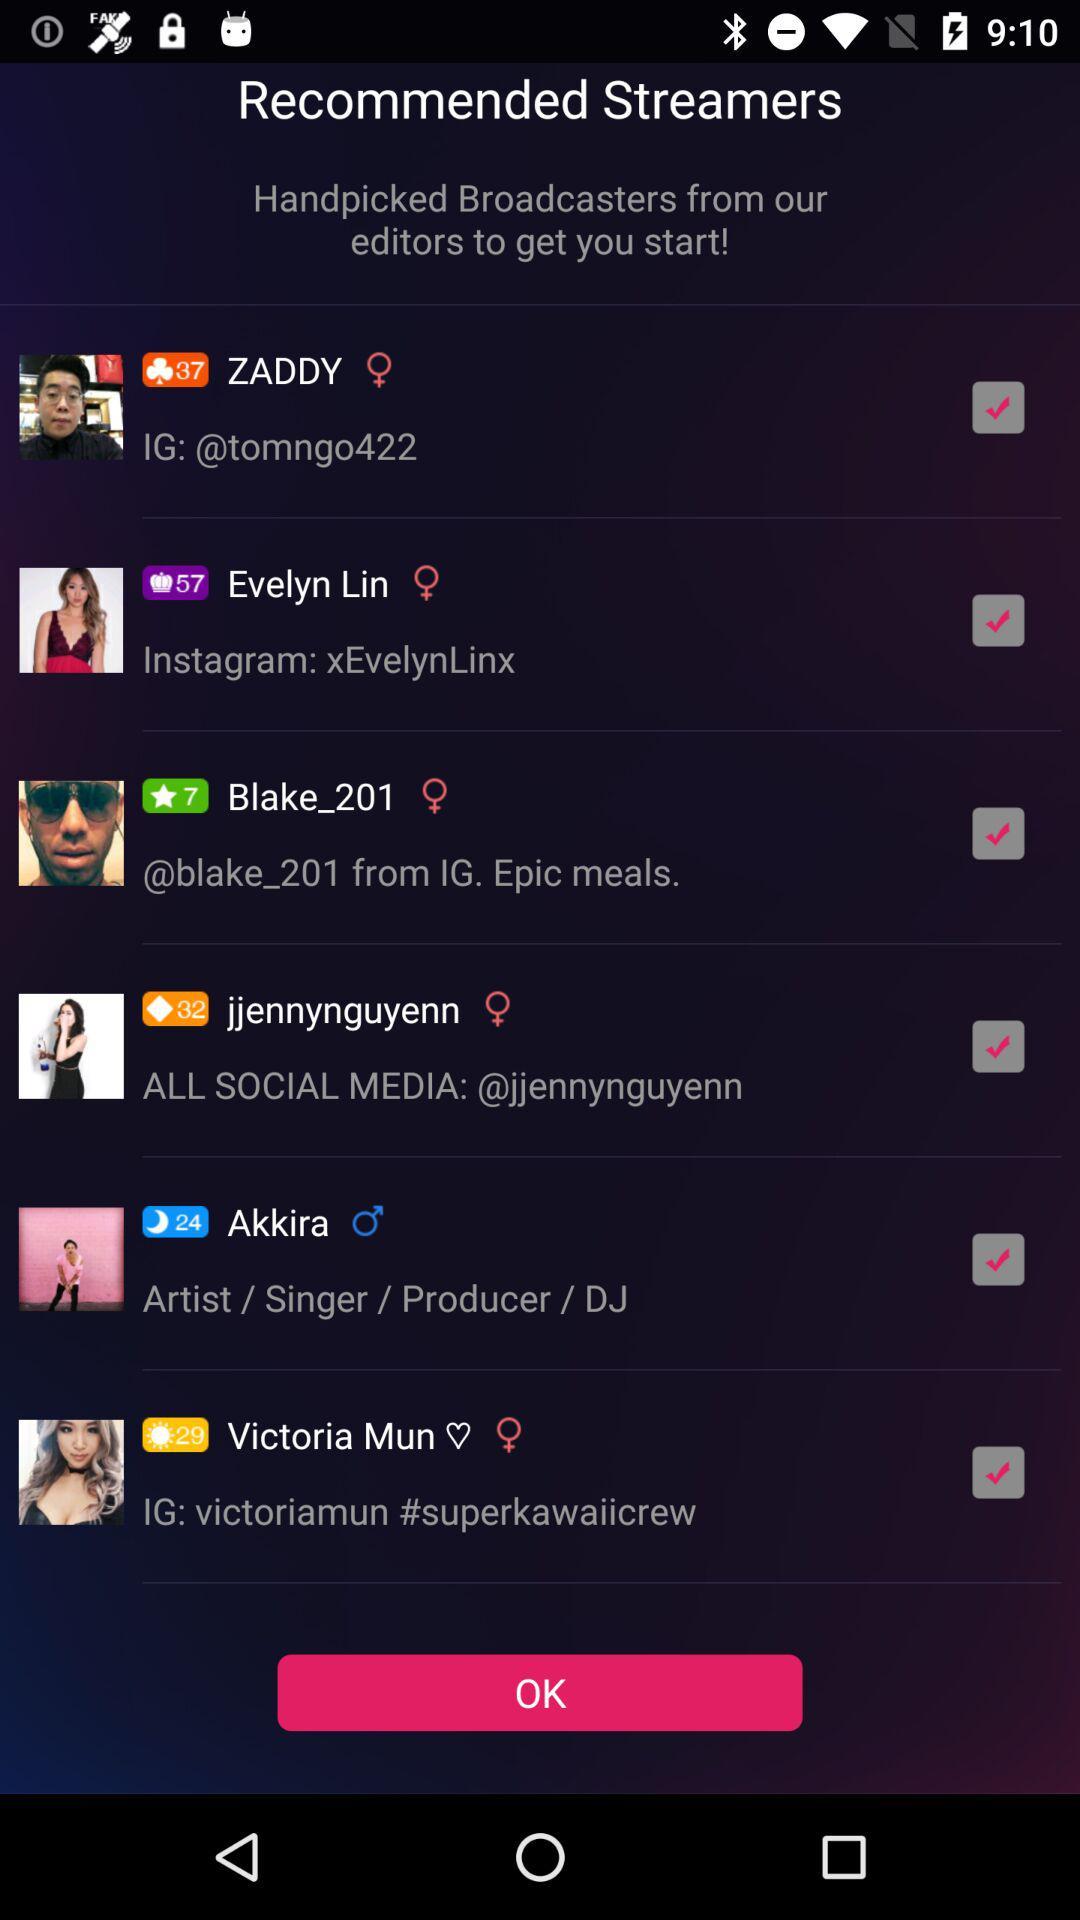 The width and height of the screenshot is (1080, 1920). I want to click on ok, so click(998, 833).